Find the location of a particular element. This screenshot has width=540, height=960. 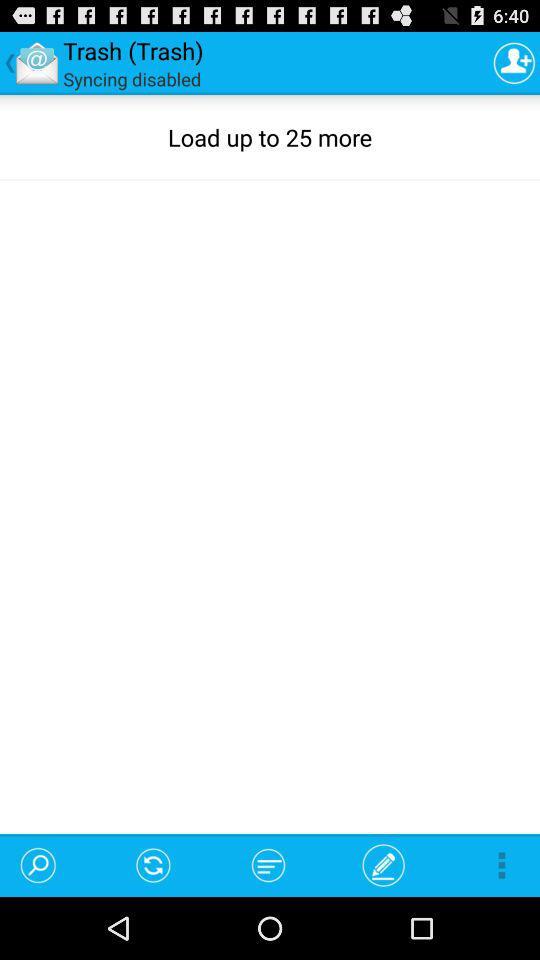

contat add is located at coordinates (514, 62).